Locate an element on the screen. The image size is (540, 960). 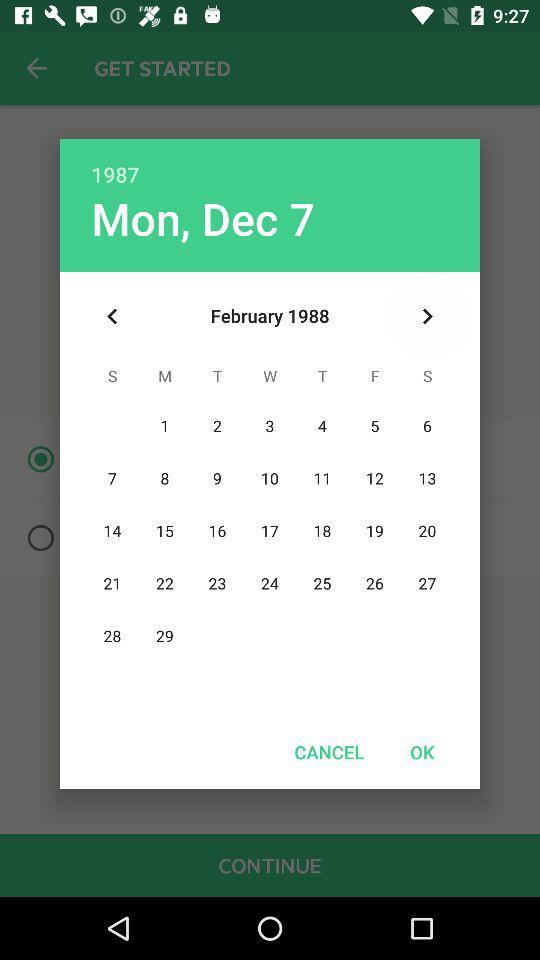
item next to cancel is located at coordinates (421, 751).